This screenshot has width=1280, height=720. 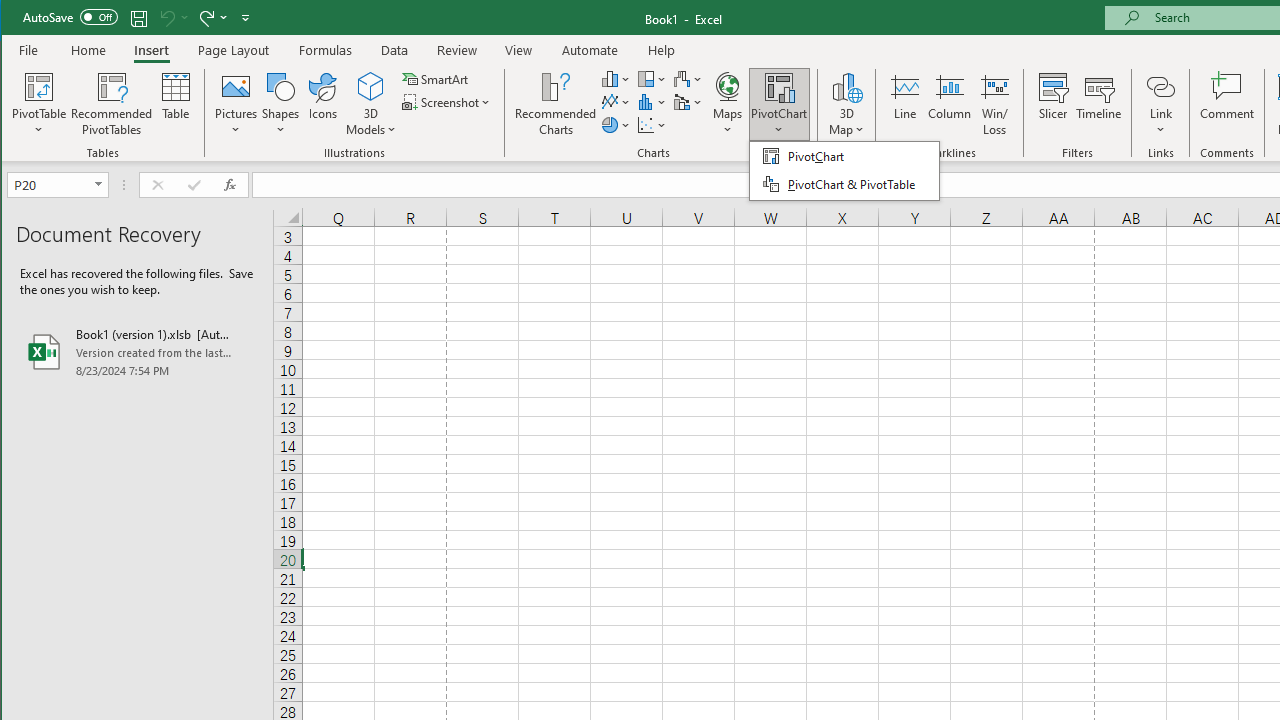 I want to click on '3D Map', so click(x=846, y=85).